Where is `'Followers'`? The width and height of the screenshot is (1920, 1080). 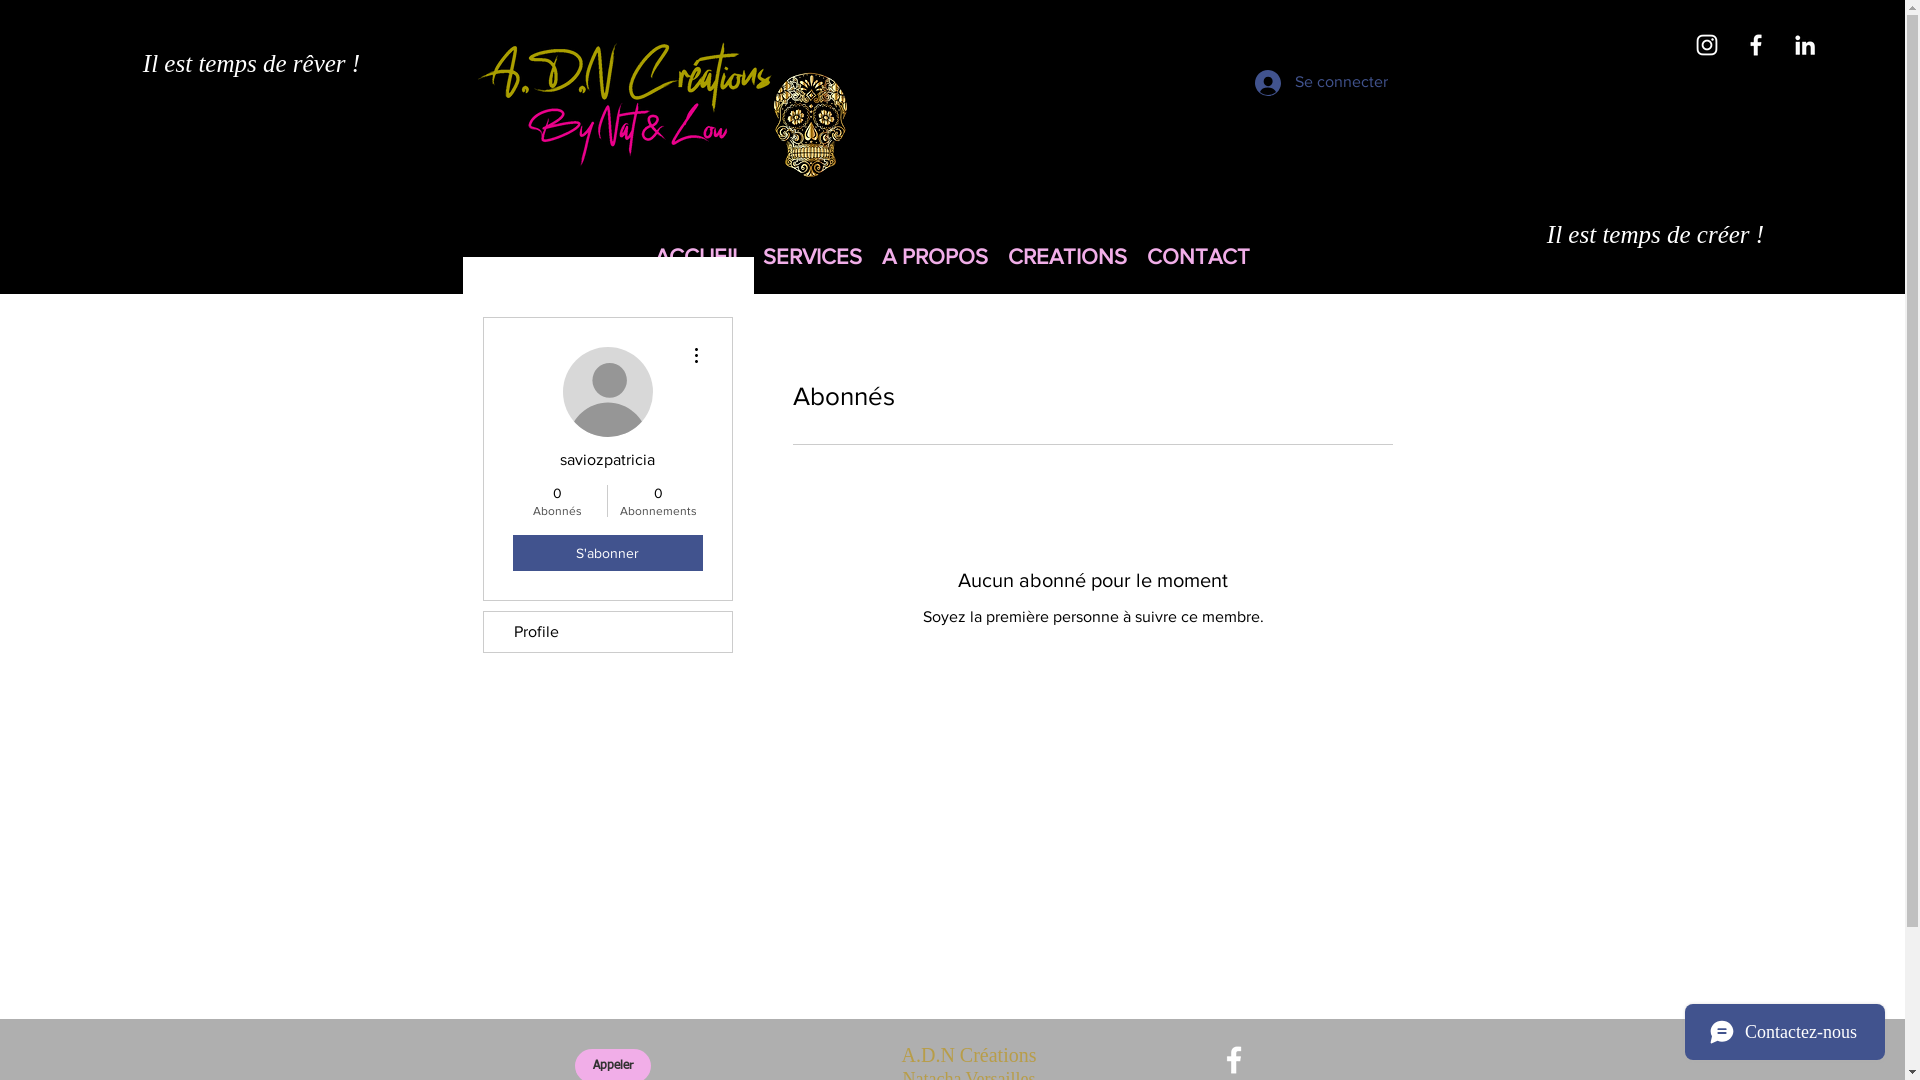
'Followers' is located at coordinates (1090, 685).